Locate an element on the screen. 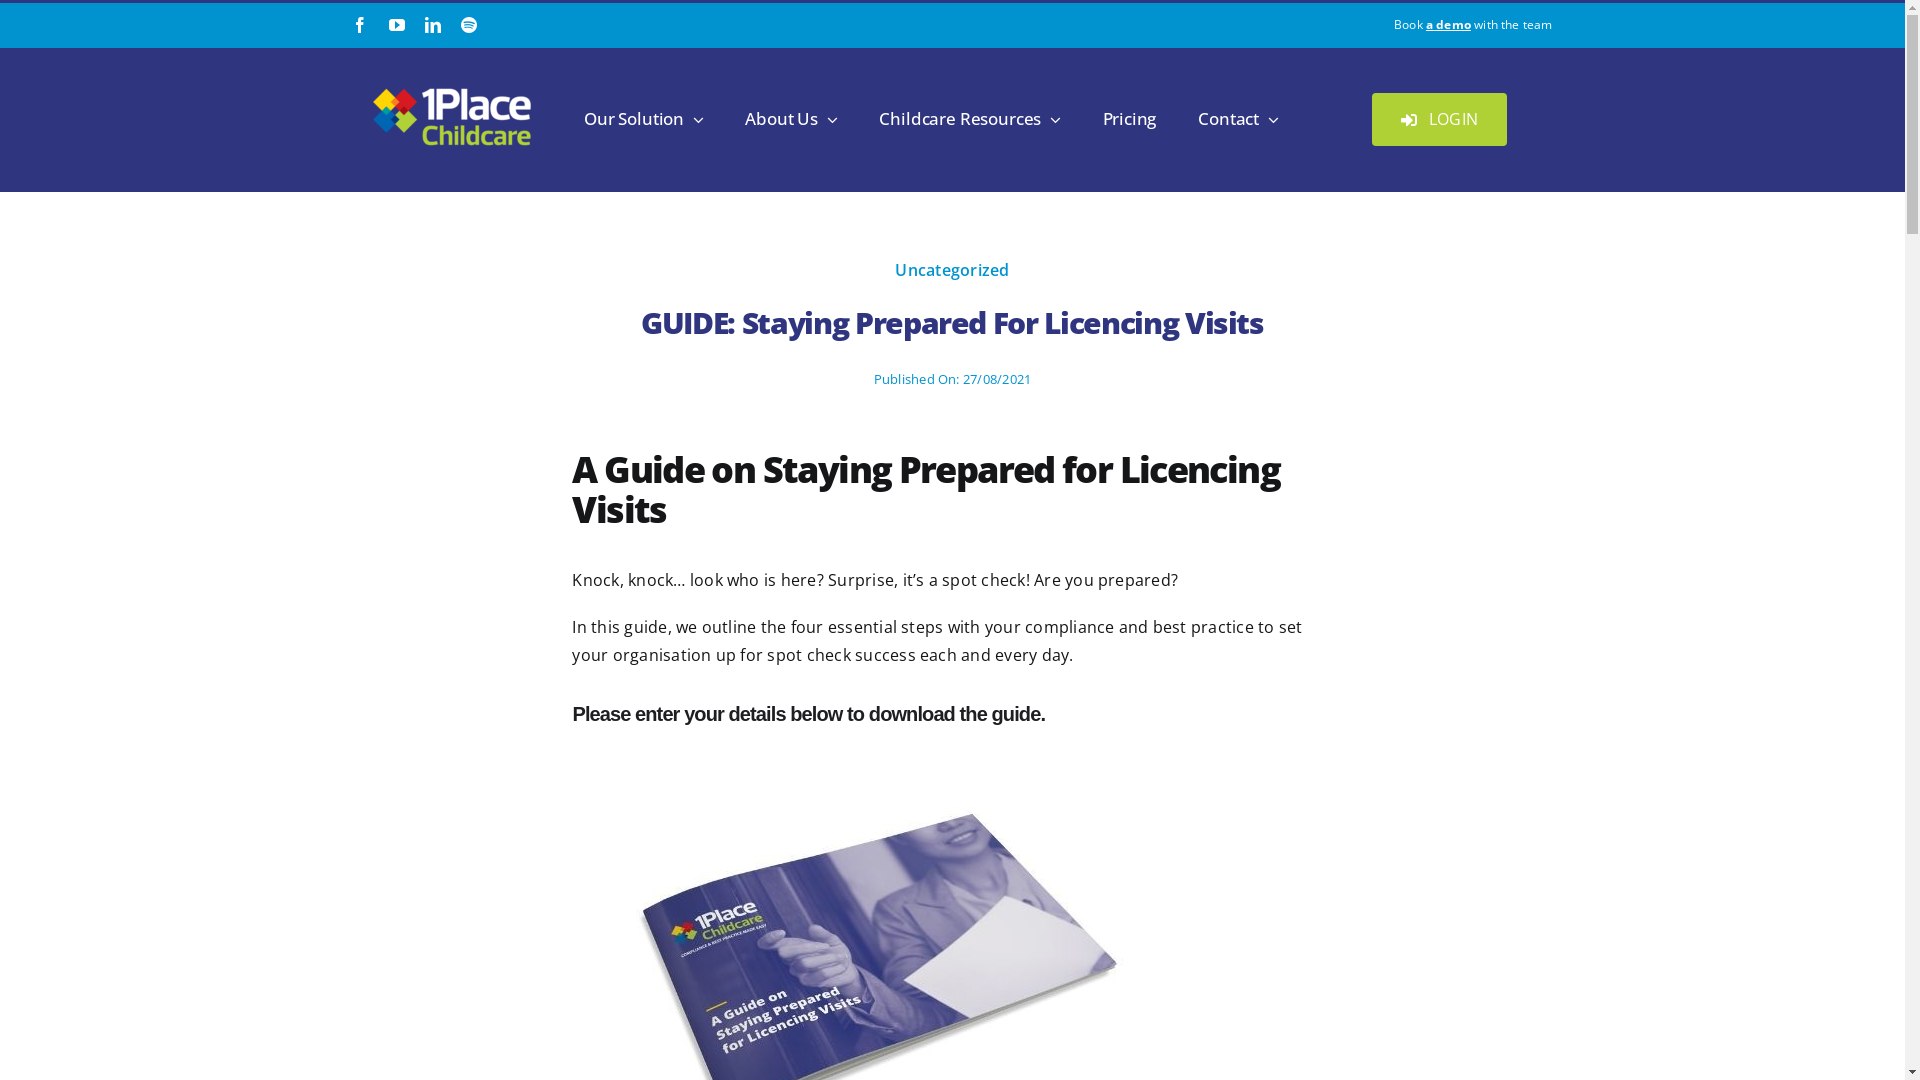 The image size is (1920, 1080). 'Spotify' is located at coordinates (459, 24).